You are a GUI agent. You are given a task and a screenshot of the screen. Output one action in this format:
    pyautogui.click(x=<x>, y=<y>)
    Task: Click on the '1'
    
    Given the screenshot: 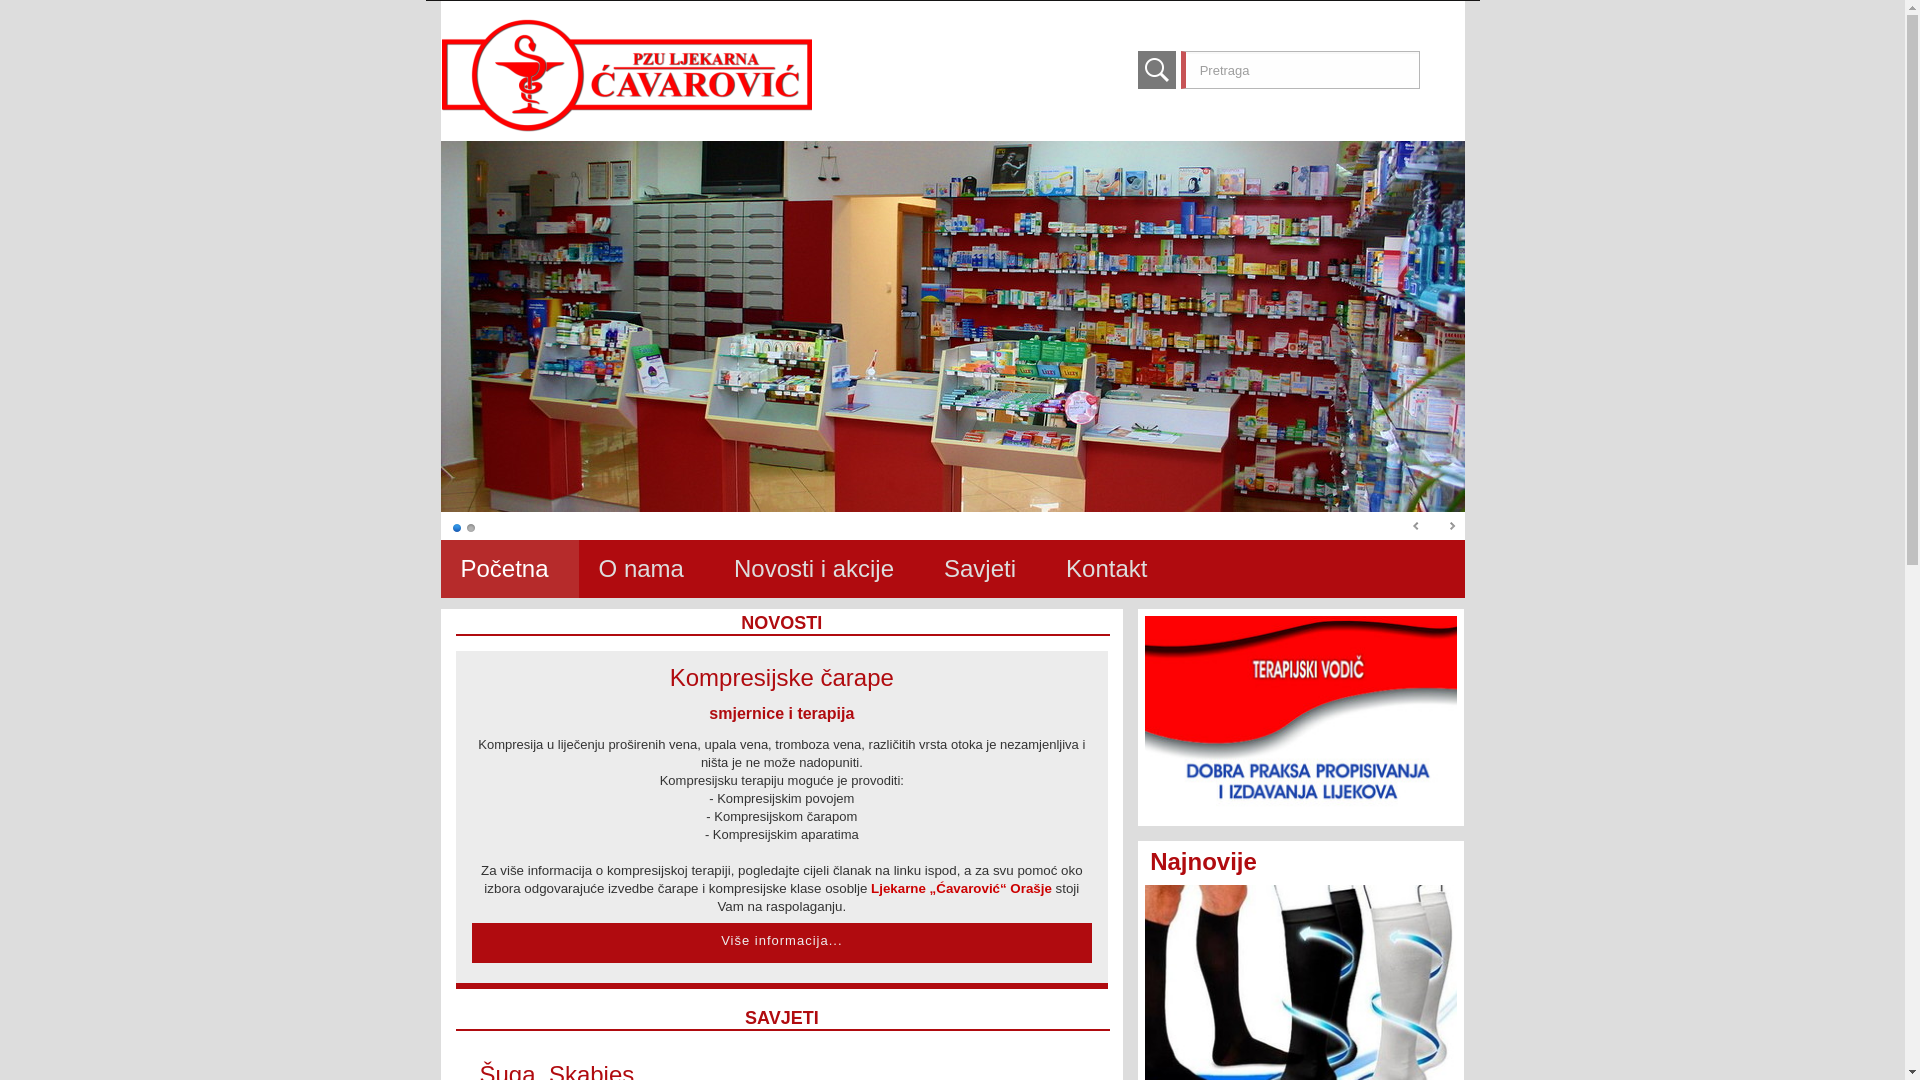 What is the action you would take?
    pyautogui.click(x=455, y=526)
    